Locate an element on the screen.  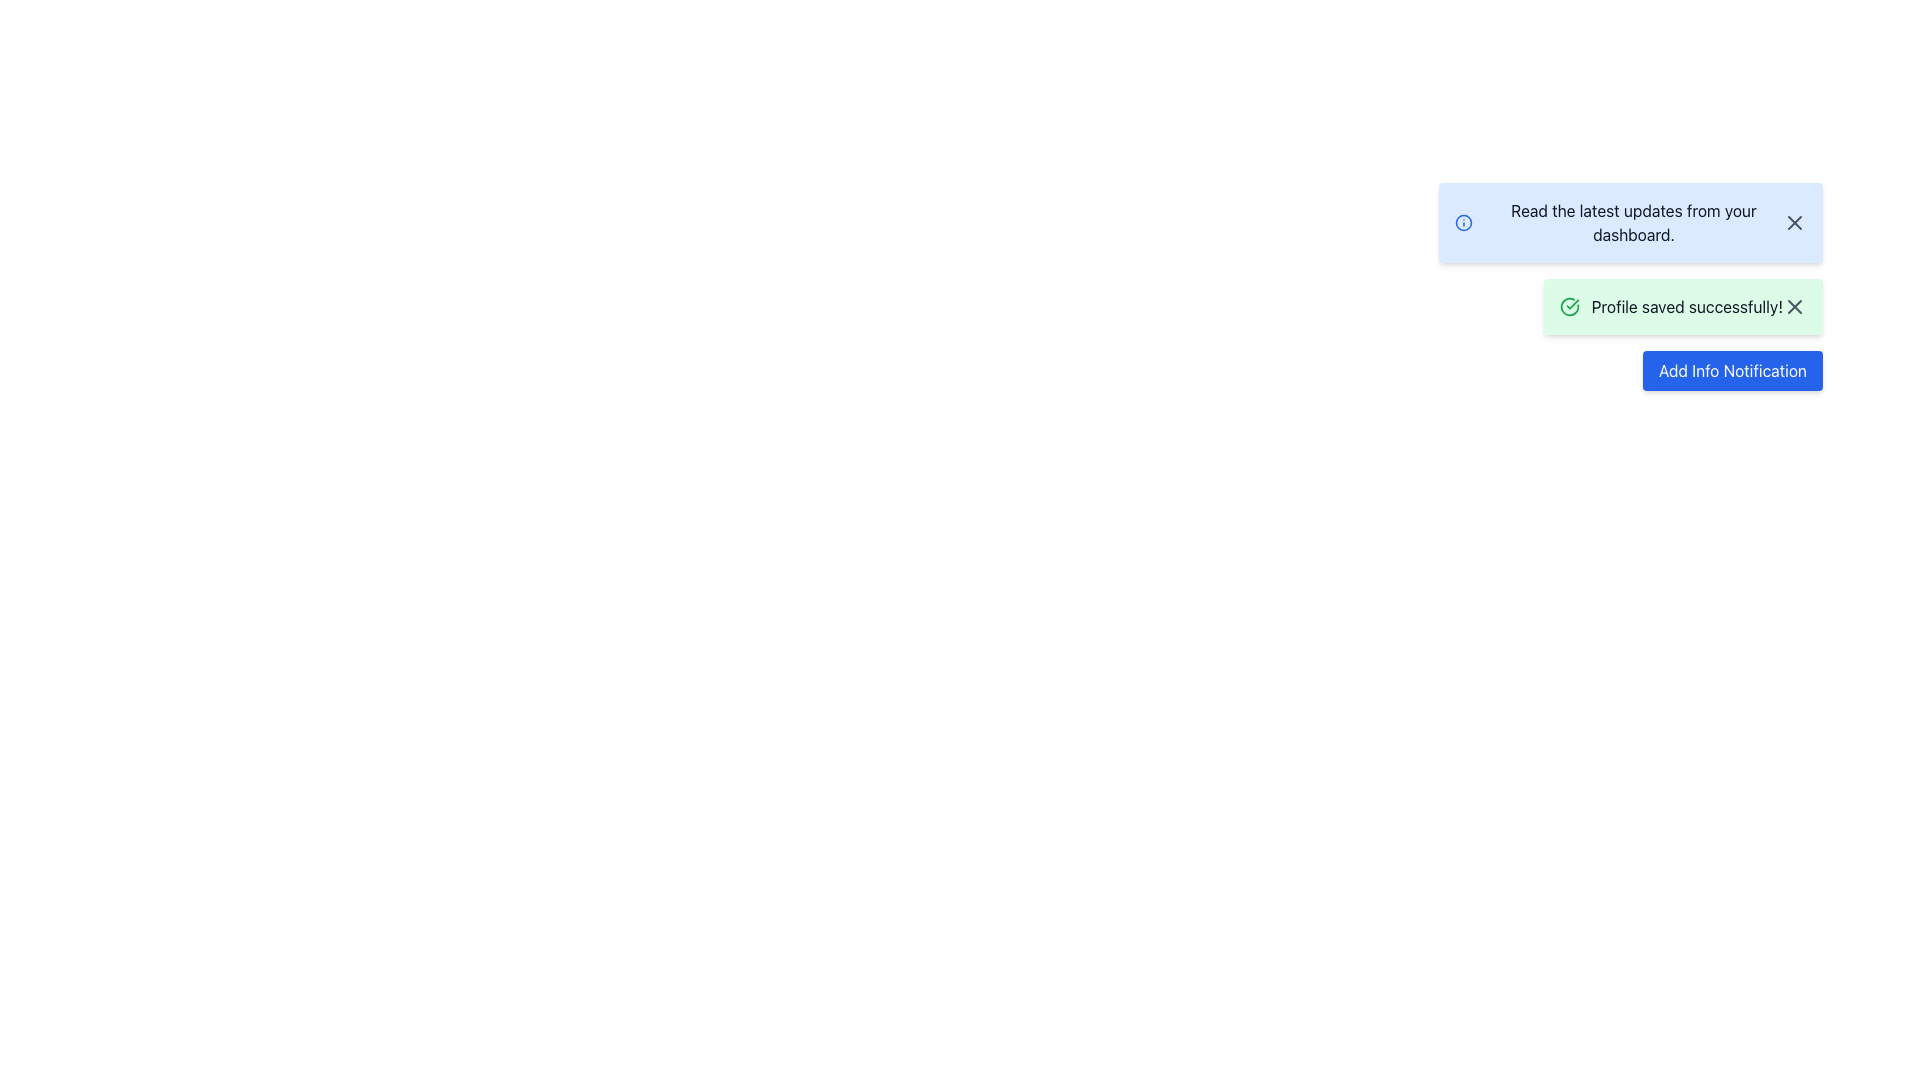
the small 'X' icon button located at the far right of the green notification bar is located at coordinates (1795, 307).